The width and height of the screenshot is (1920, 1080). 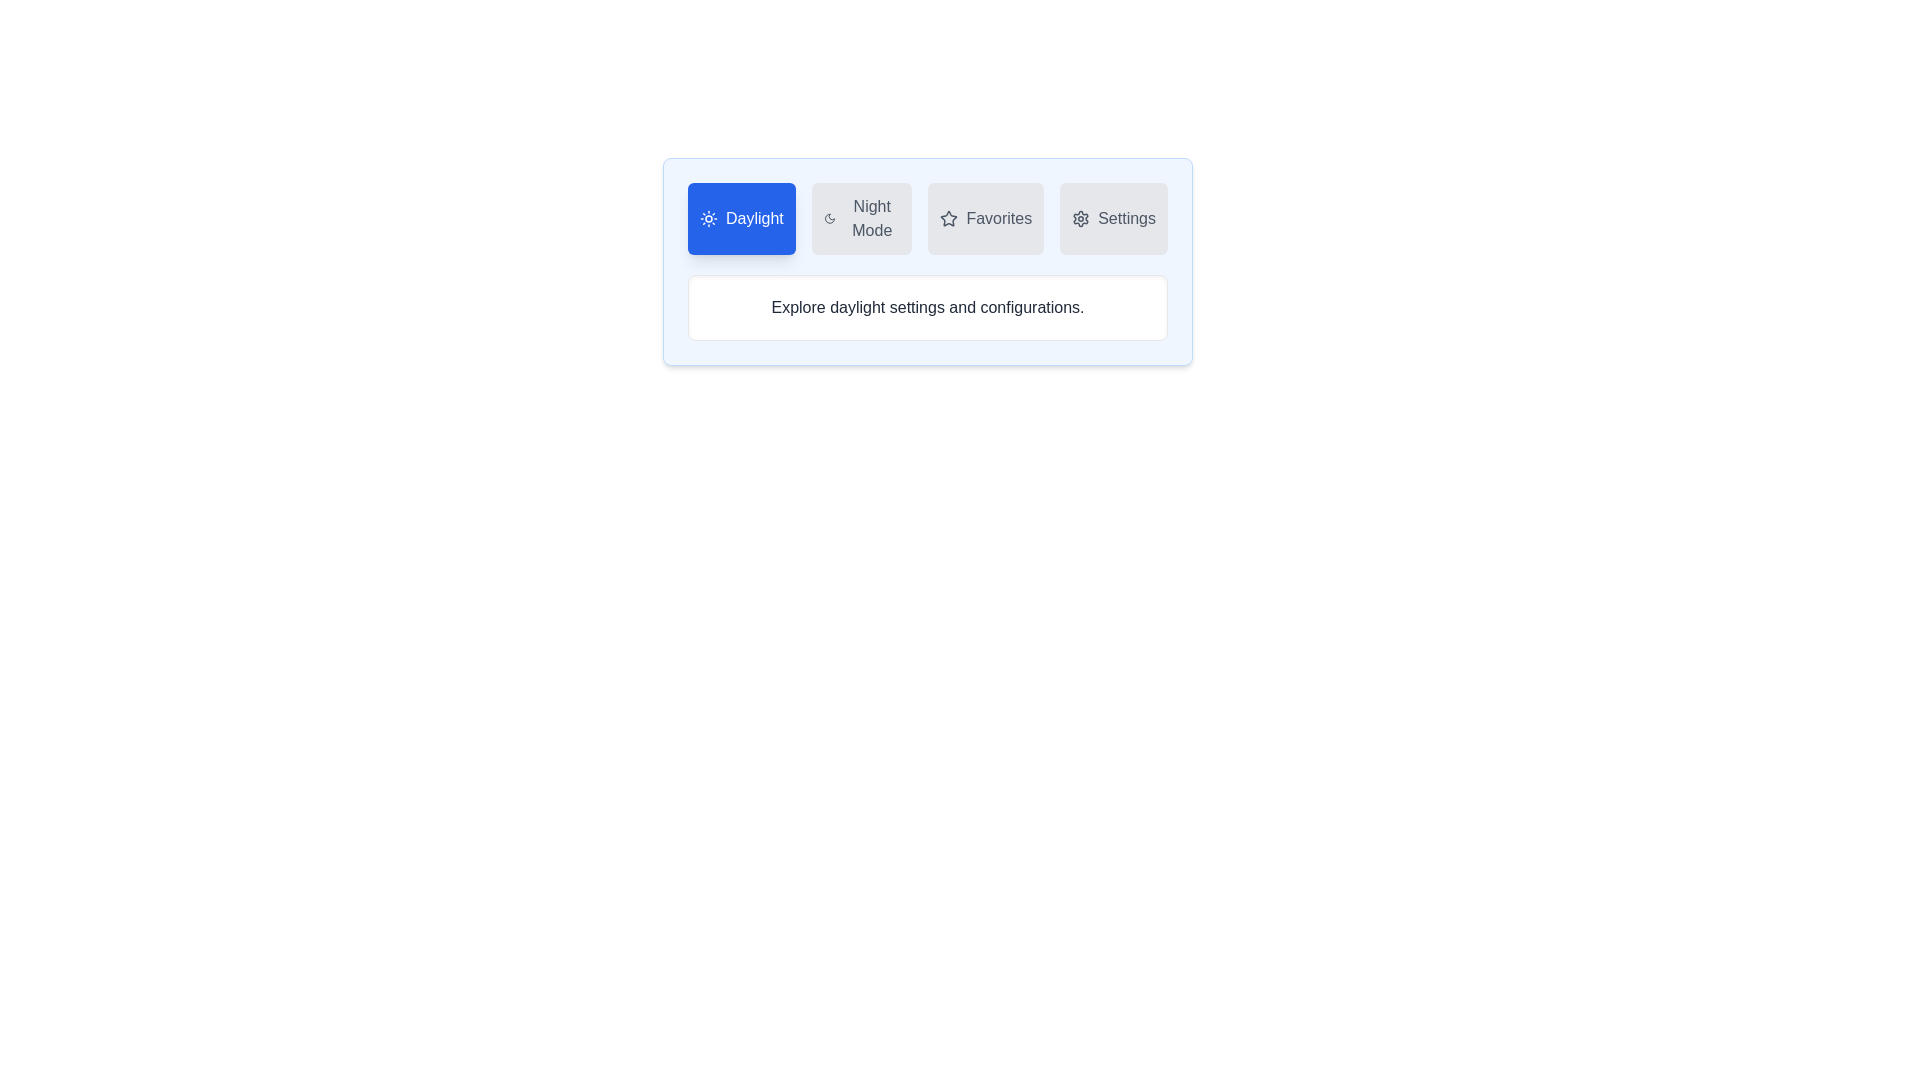 I want to click on the tab labeled Settings, so click(x=1113, y=219).